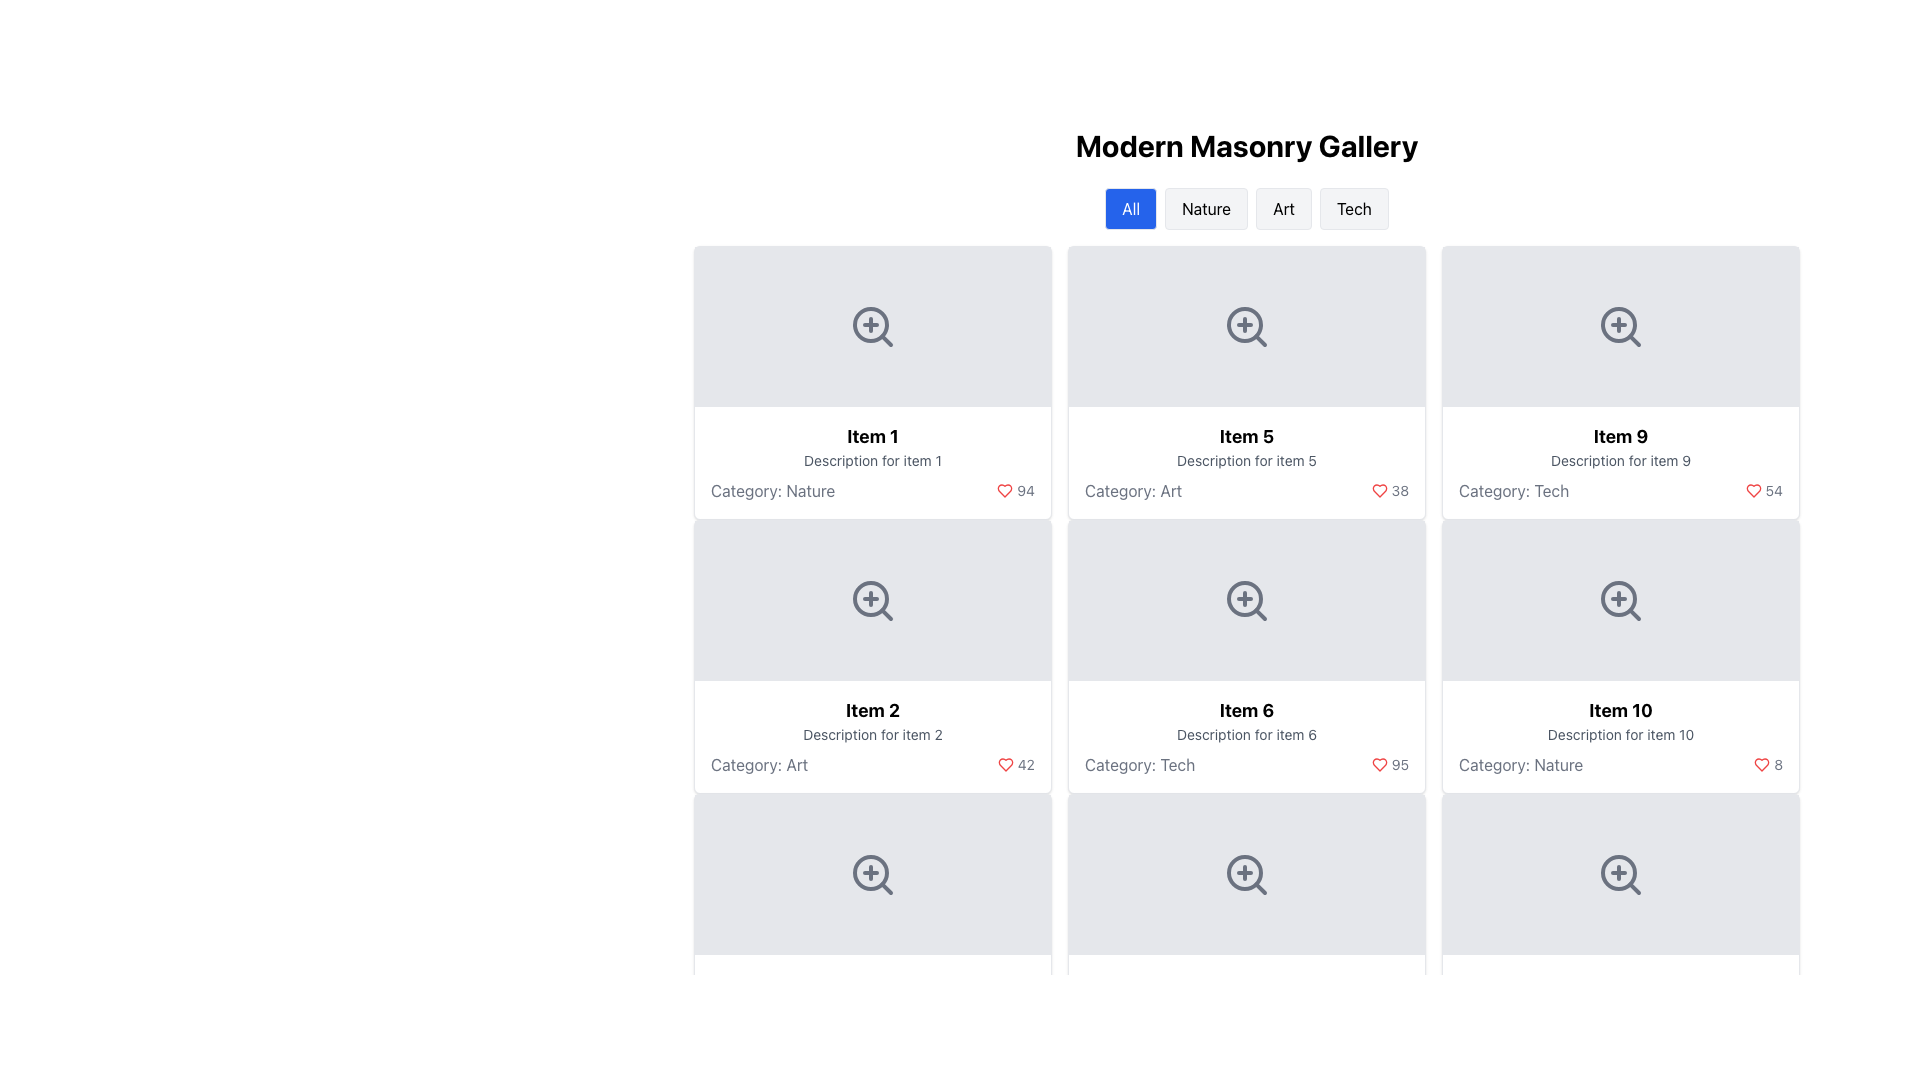 The width and height of the screenshot is (1920, 1080). Describe the element at coordinates (1246, 736) in the screenshot. I see `the card displaying an individual item's information, including its title, description, category, and popularity score, located in the third column of the second row of the grid layout` at that location.